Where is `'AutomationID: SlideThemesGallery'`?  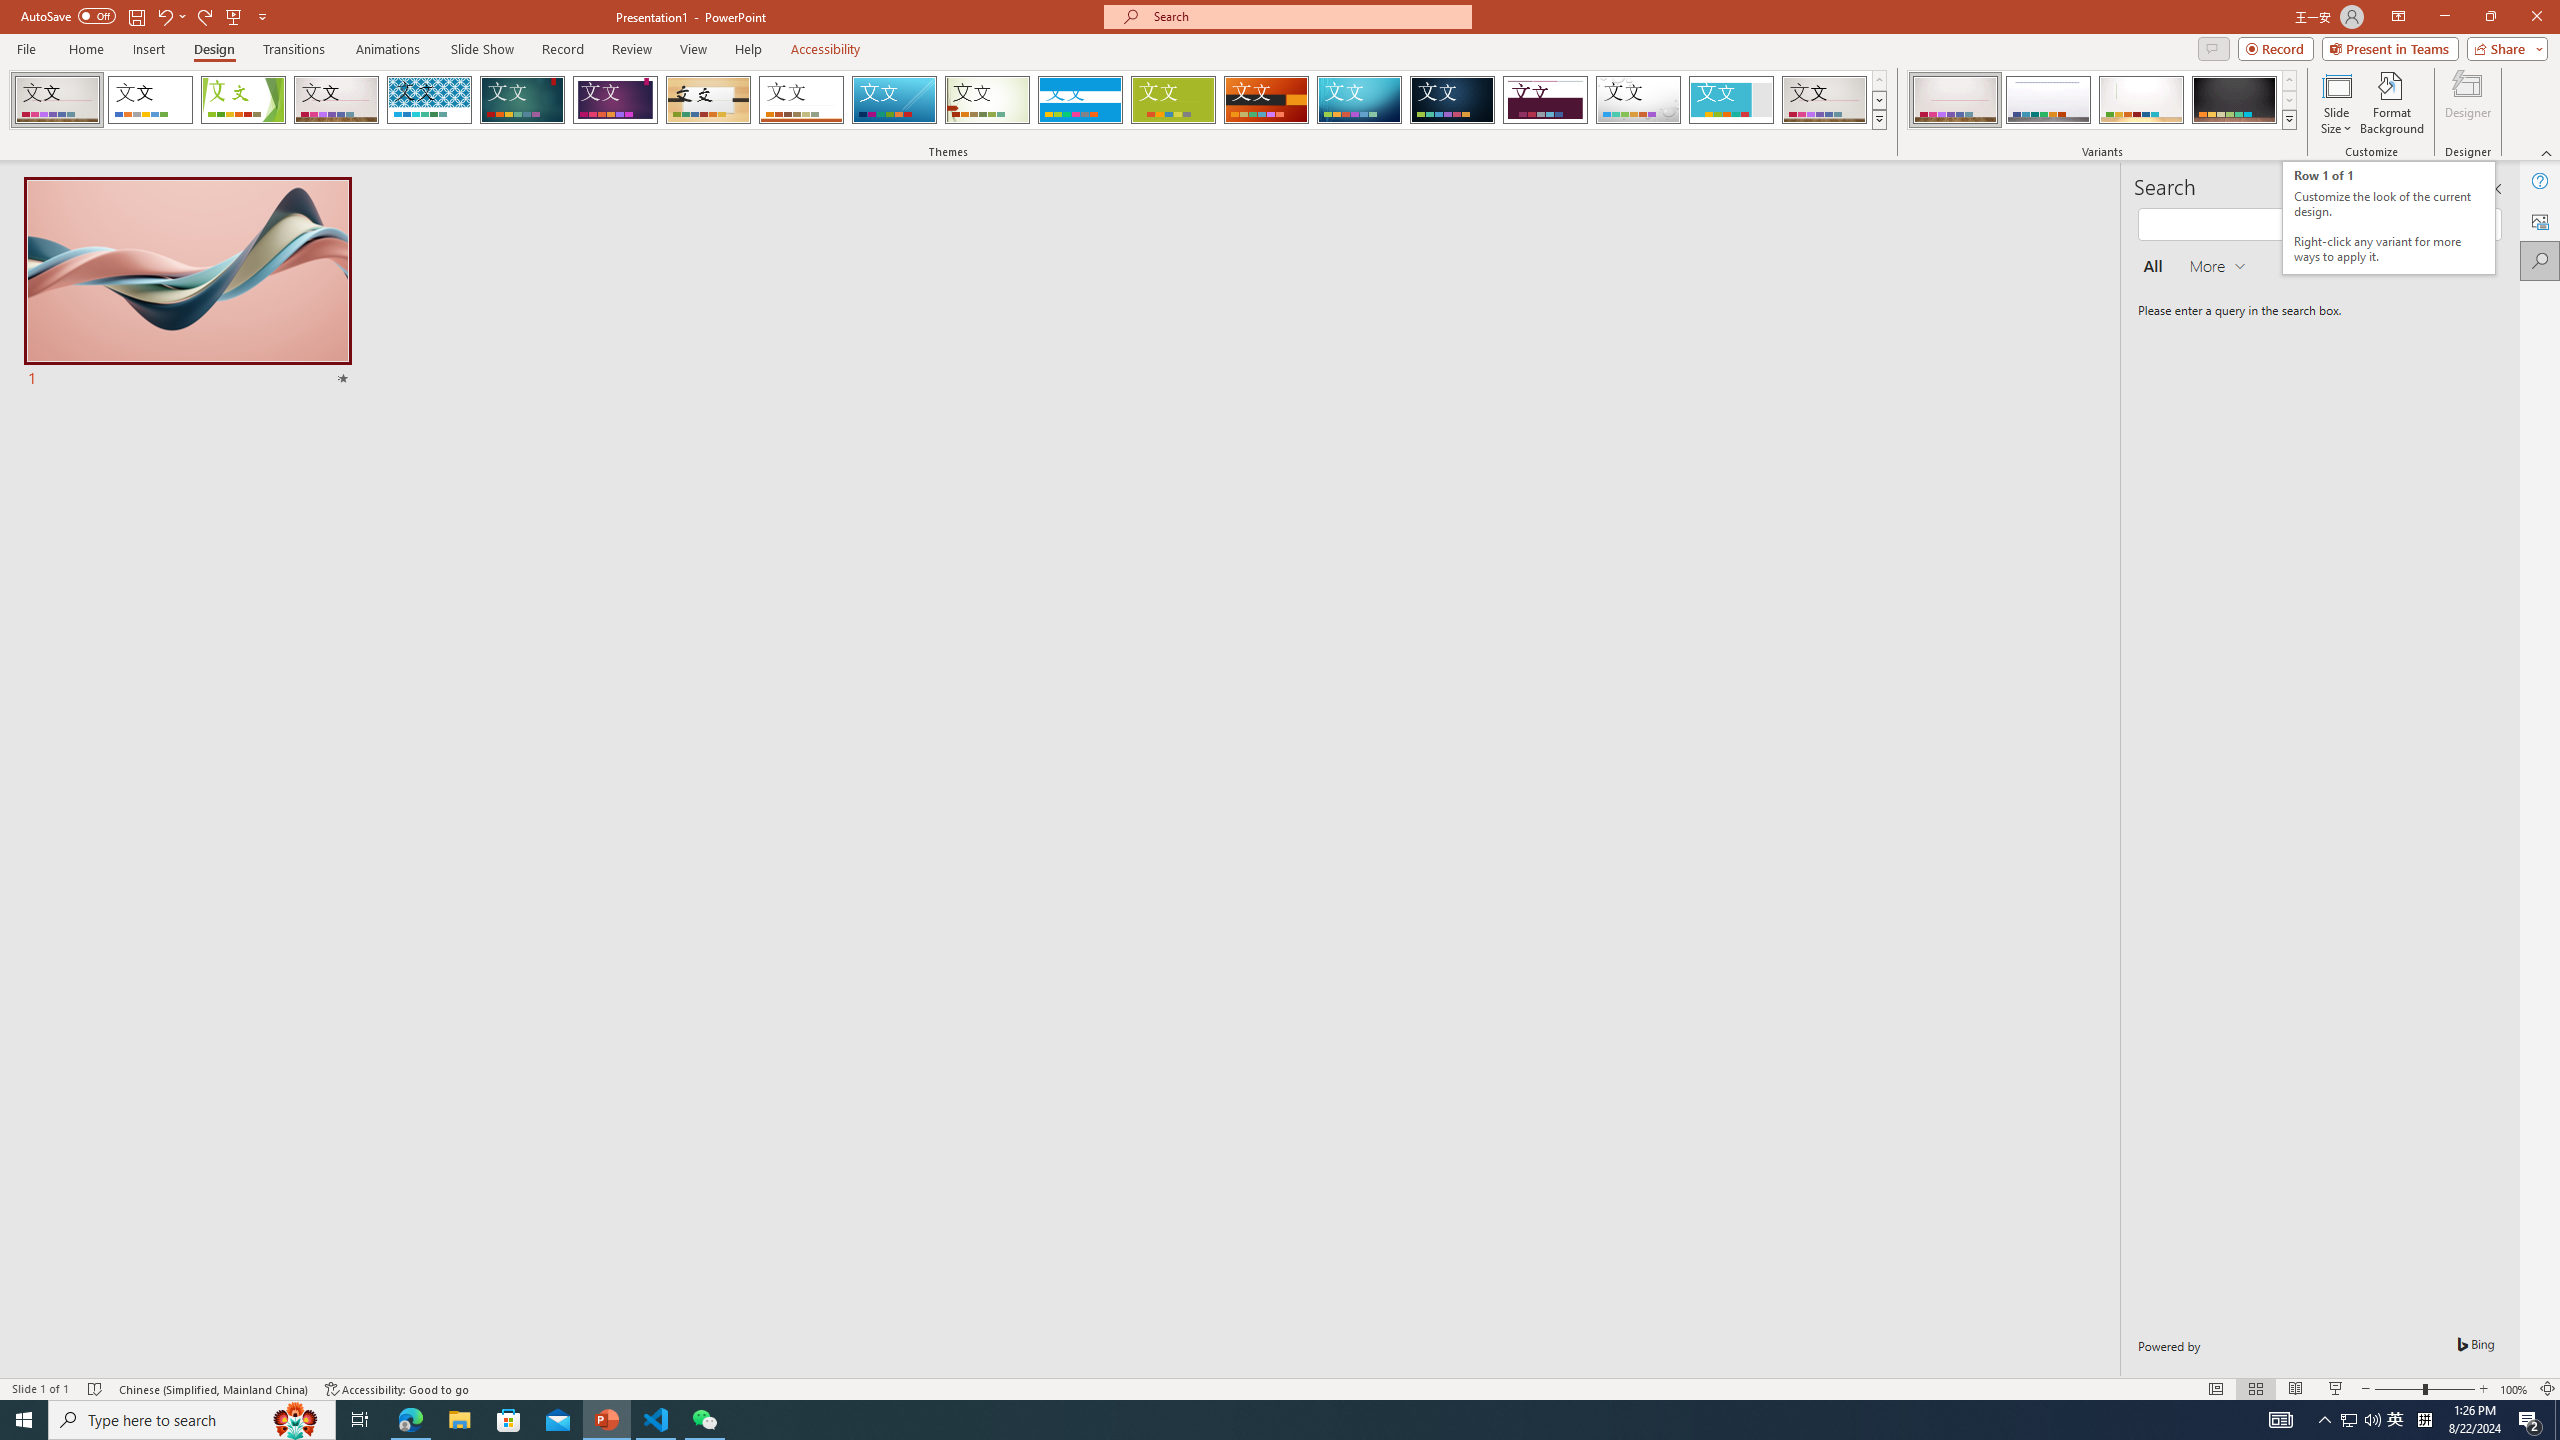
'AutomationID: SlideThemesGallery' is located at coordinates (947, 99).